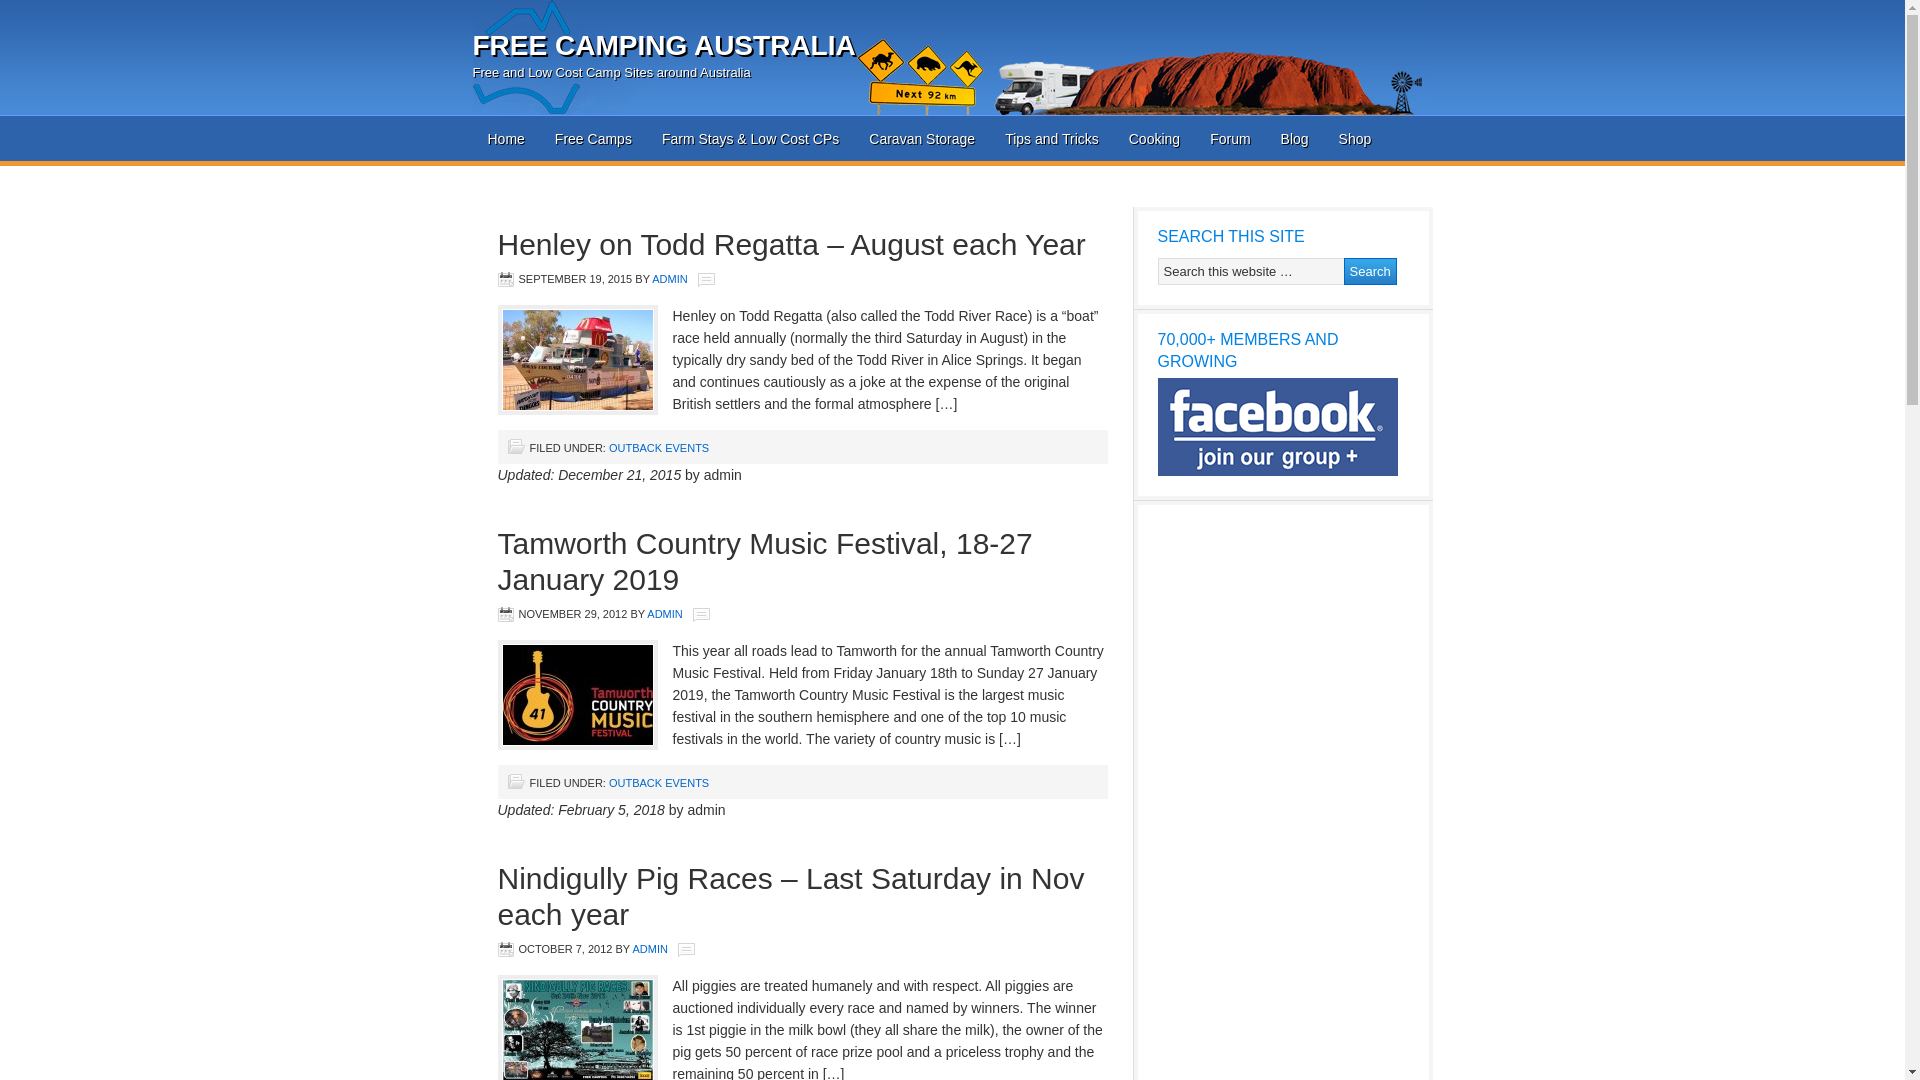 Image resolution: width=1920 pixels, height=1080 pixels. What do you see at coordinates (669, 278) in the screenshot?
I see `'ADMIN'` at bounding box center [669, 278].